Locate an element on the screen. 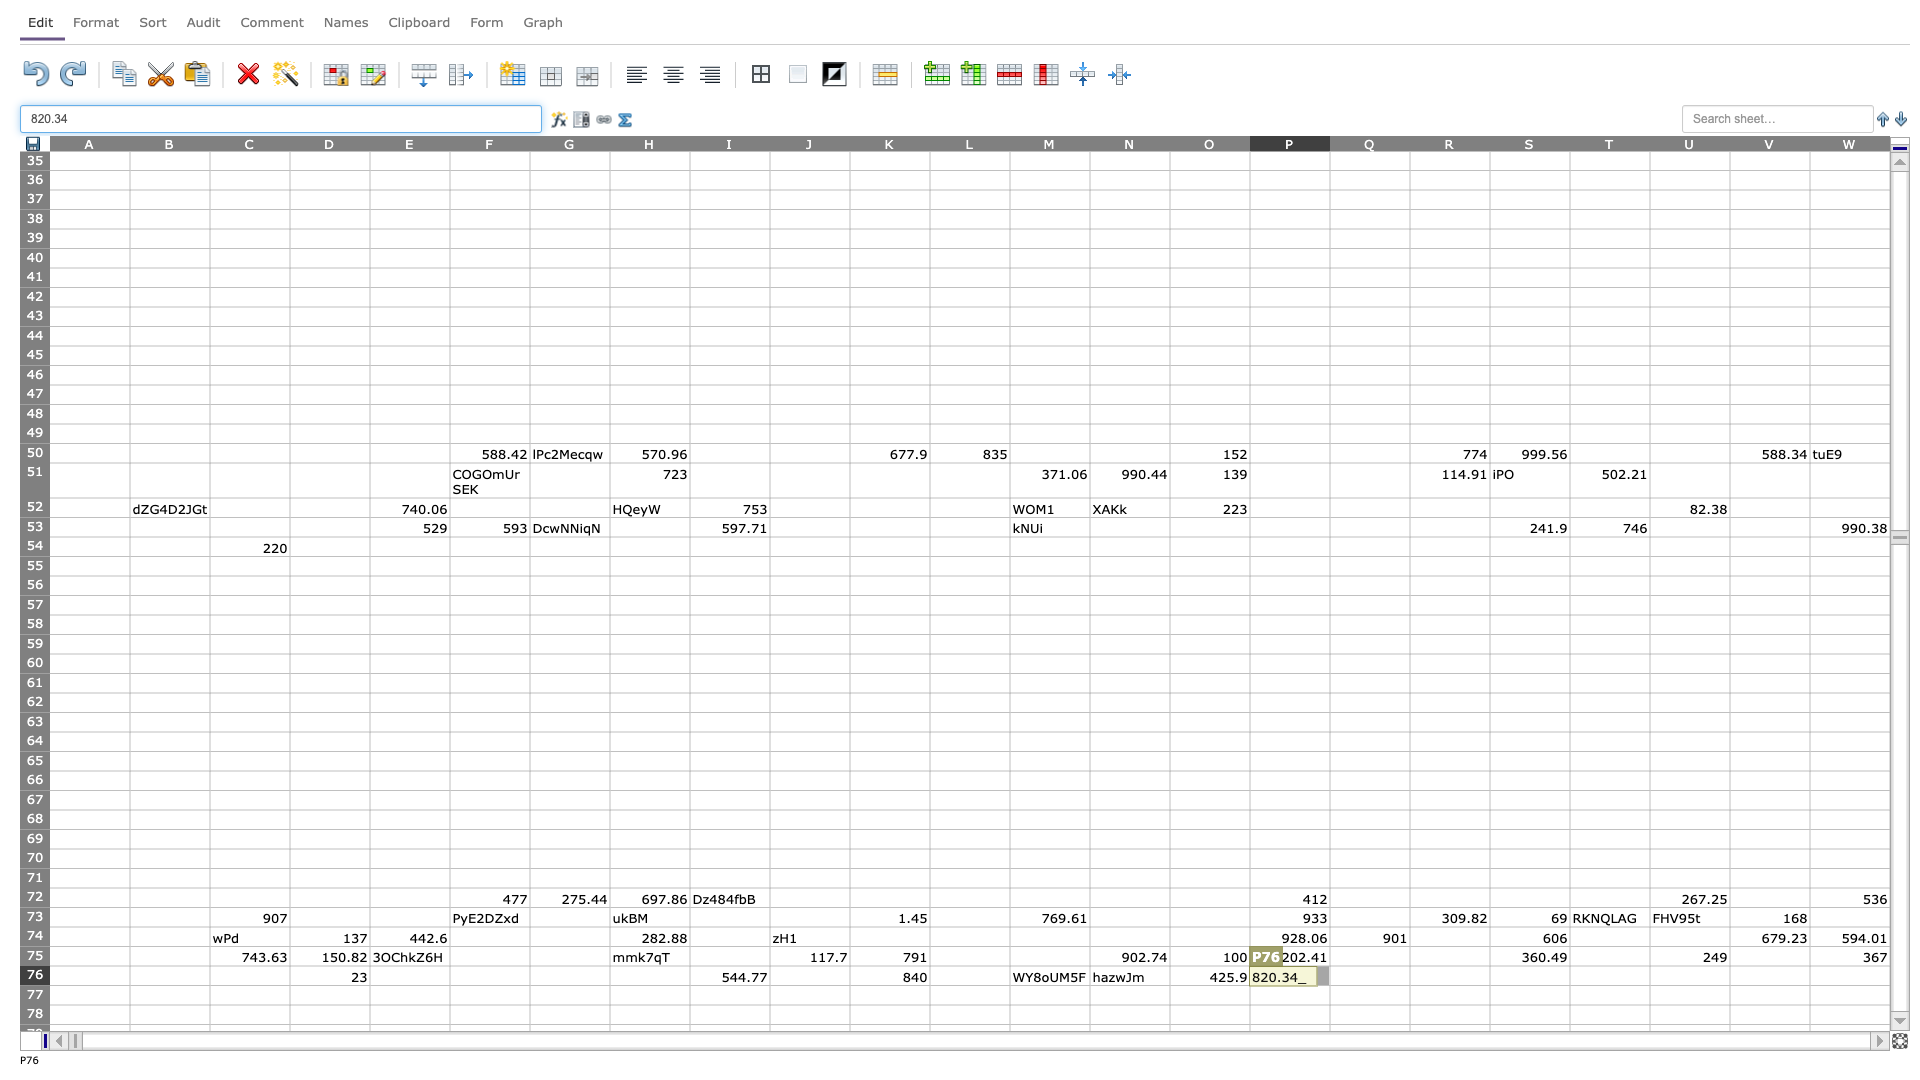 The image size is (1920, 1080). Northwest corner of cell R76 is located at coordinates (1409, 964).